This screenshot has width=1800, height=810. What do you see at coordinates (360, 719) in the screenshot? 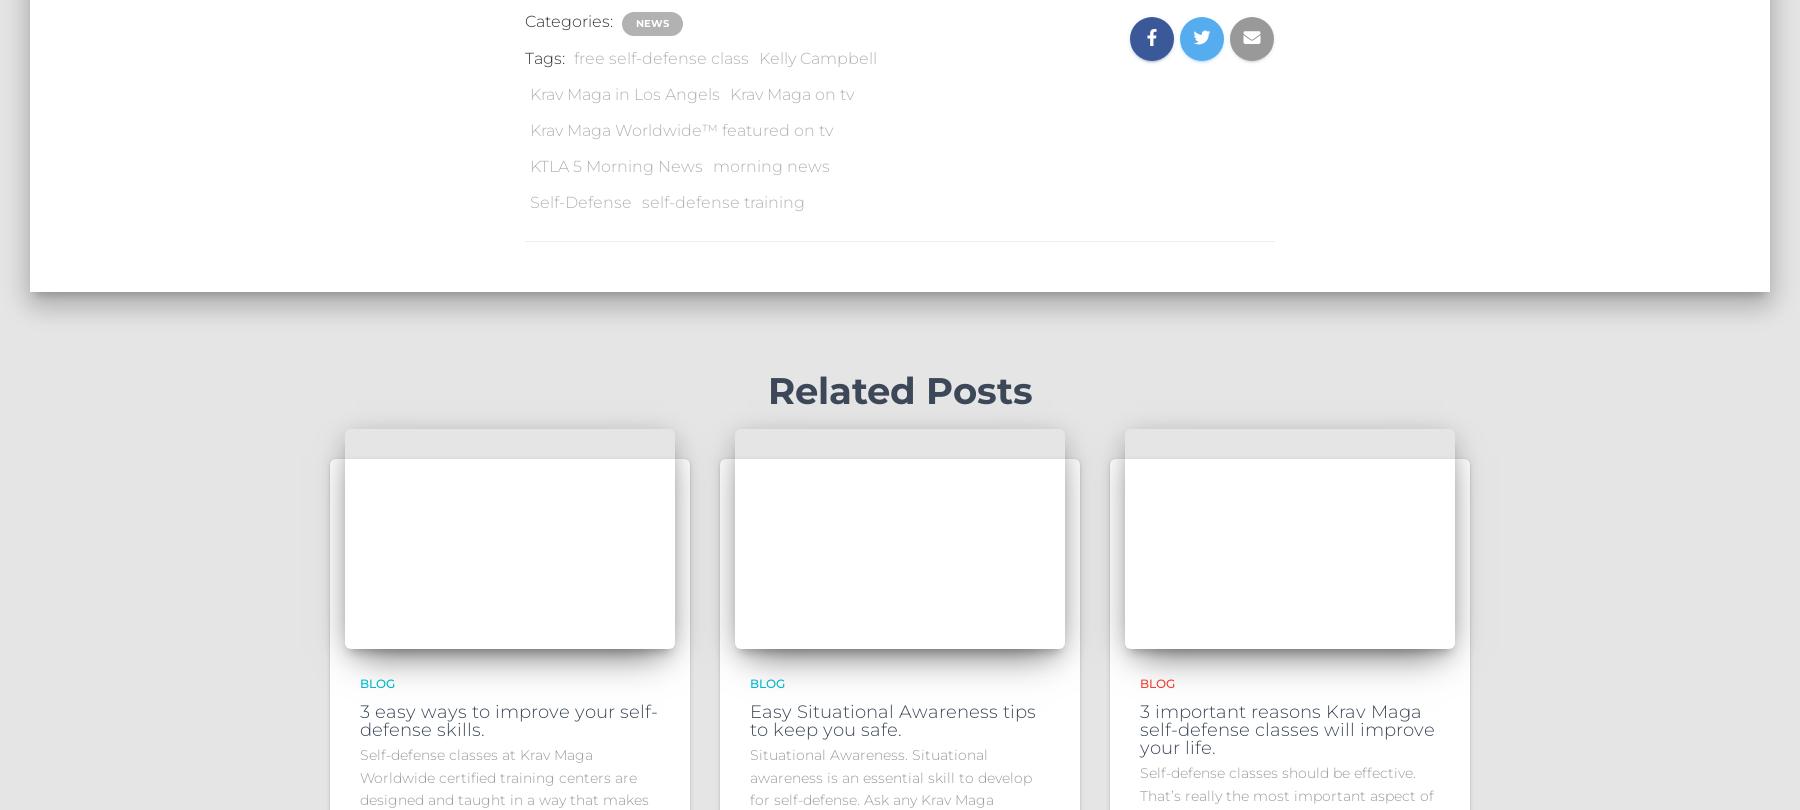
I see `'3 easy ways to improve your self-defense skills.'` at bounding box center [360, 719].